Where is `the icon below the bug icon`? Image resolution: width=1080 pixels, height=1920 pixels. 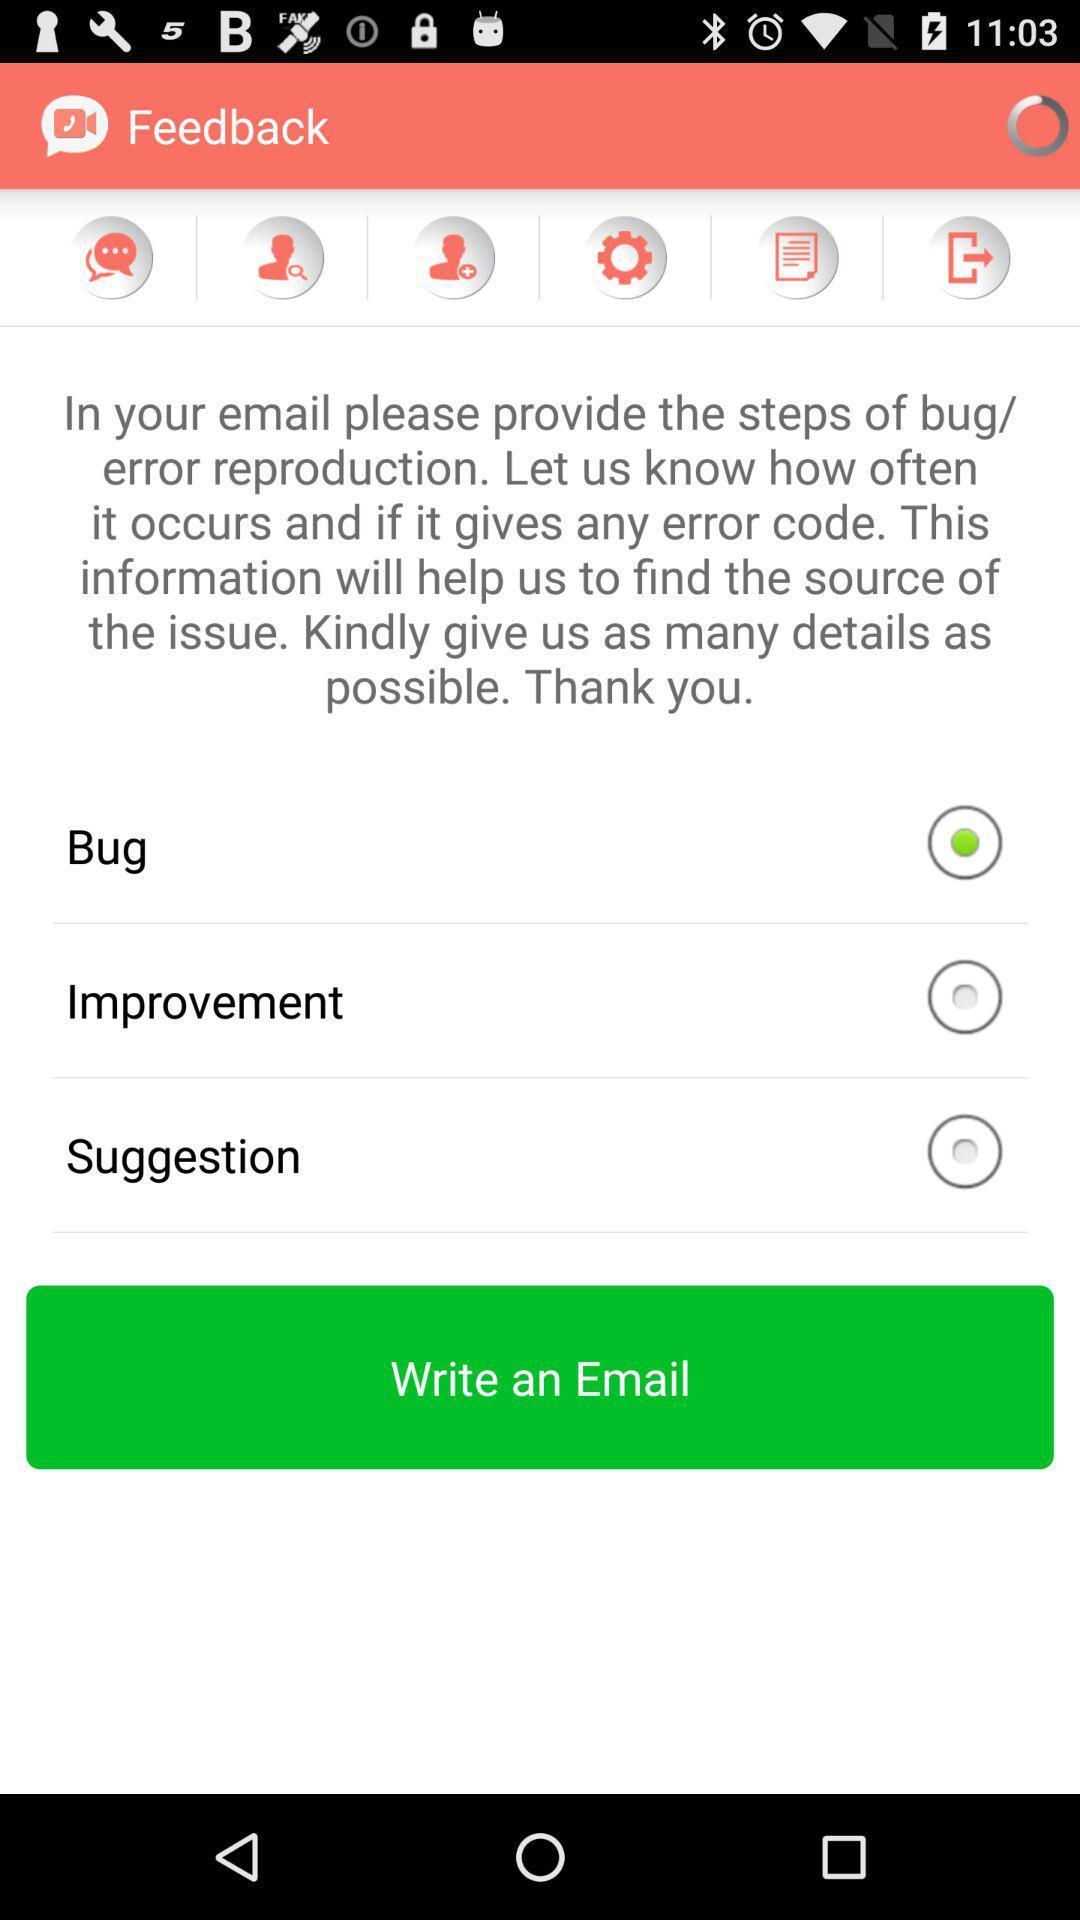 the icon below the bug icon is located at coordinates (540, 1000).